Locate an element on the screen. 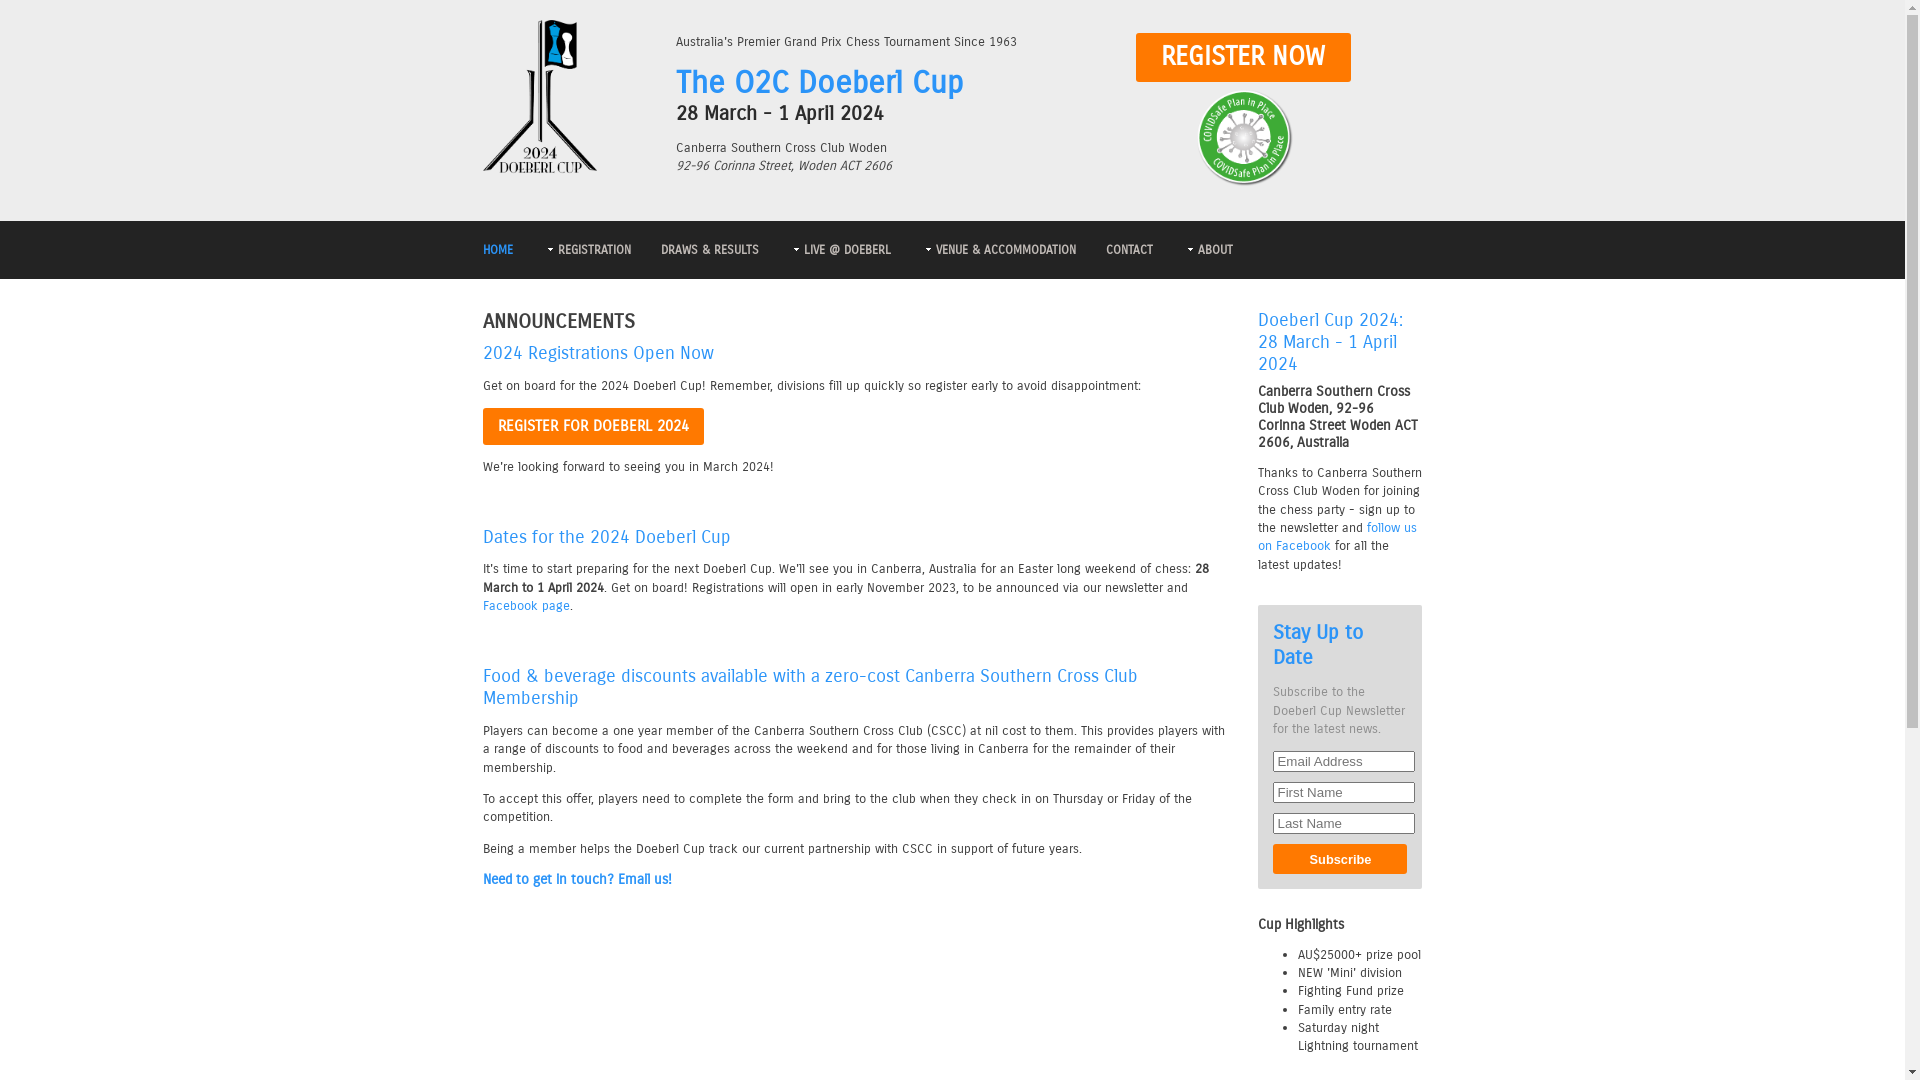 The width and height of the screenshot is (1920, 1080). 'LIVE @ DOEBERL' is located at coordinates (786, 249).